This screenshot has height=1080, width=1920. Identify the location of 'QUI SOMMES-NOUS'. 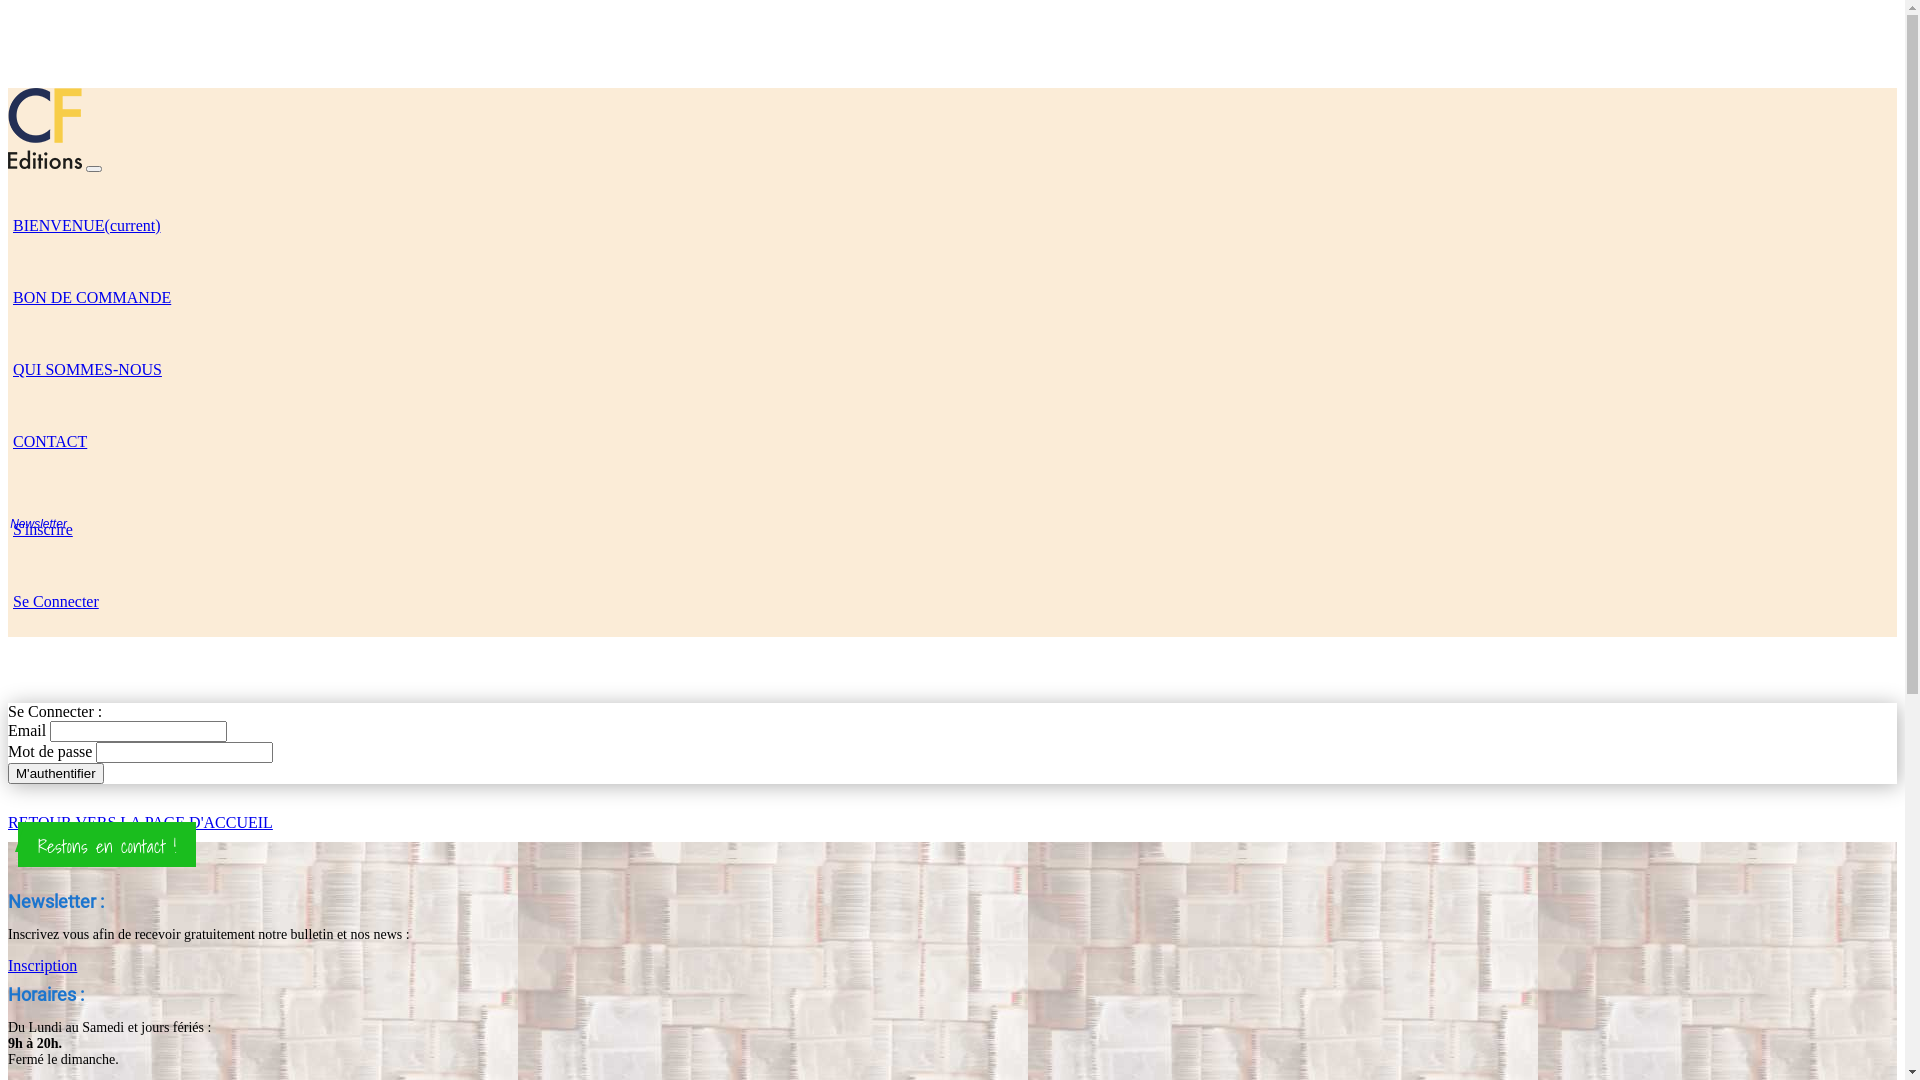
(8, 367).